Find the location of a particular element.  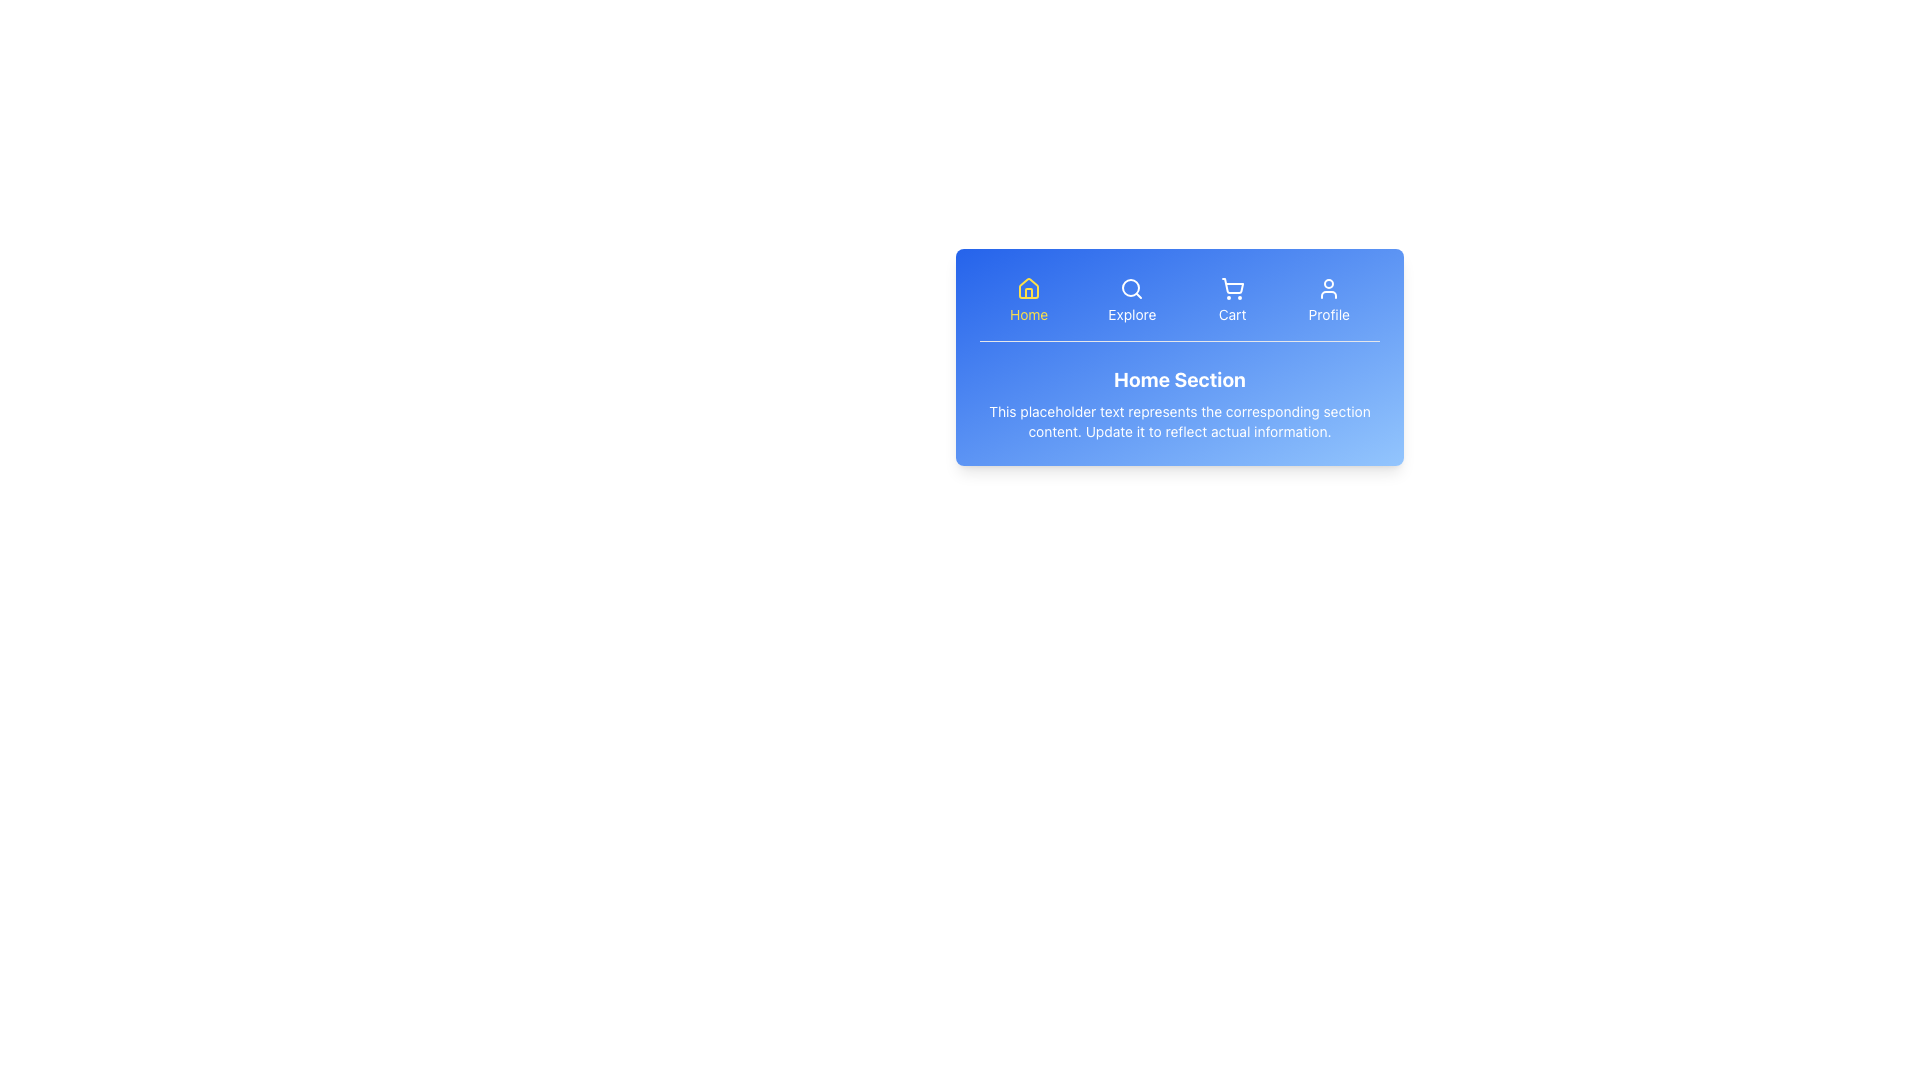

the circular icon with a magnifying glass symbol in the 'Explore' section of the navigation menu is located at coordinates (1132, 289).